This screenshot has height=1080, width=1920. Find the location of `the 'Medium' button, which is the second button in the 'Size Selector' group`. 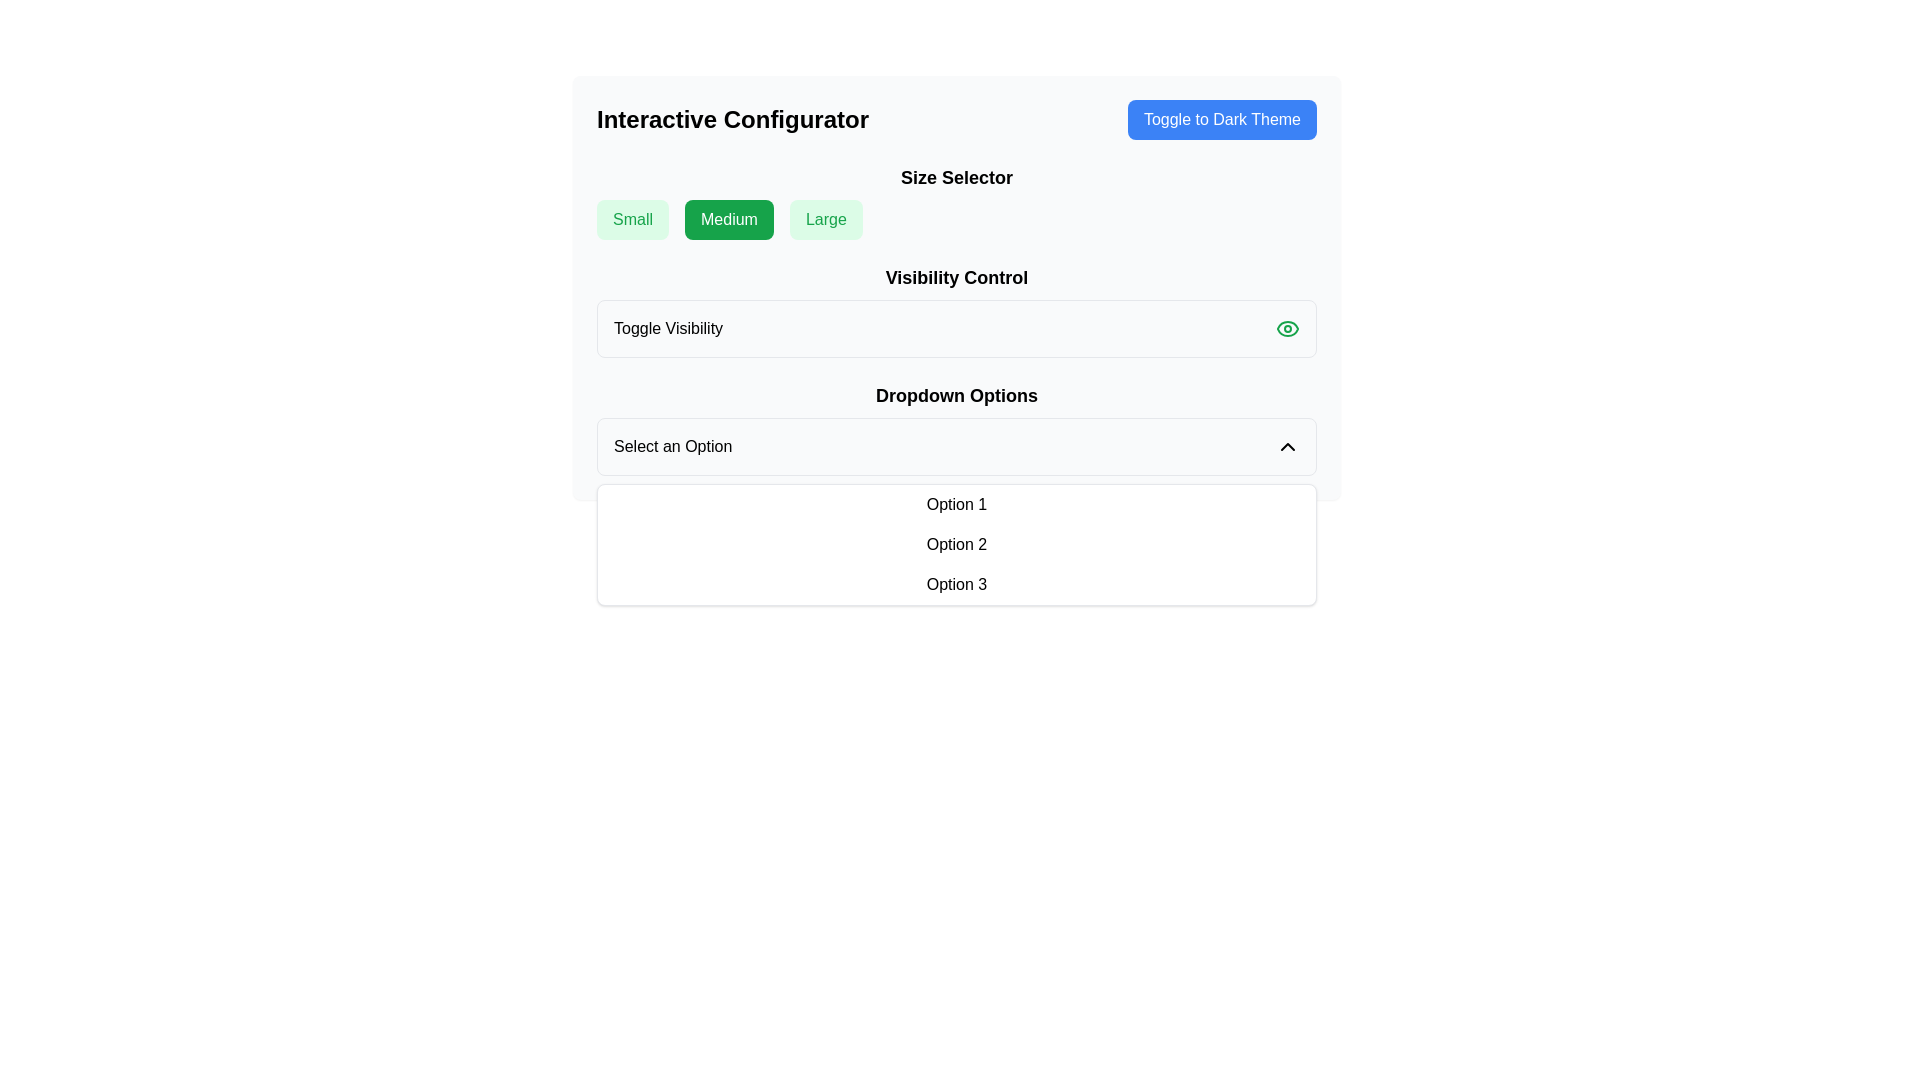

the 'Medium' button, which is the second button in the 'Size Selector' group is located at coordinates (728, 219).